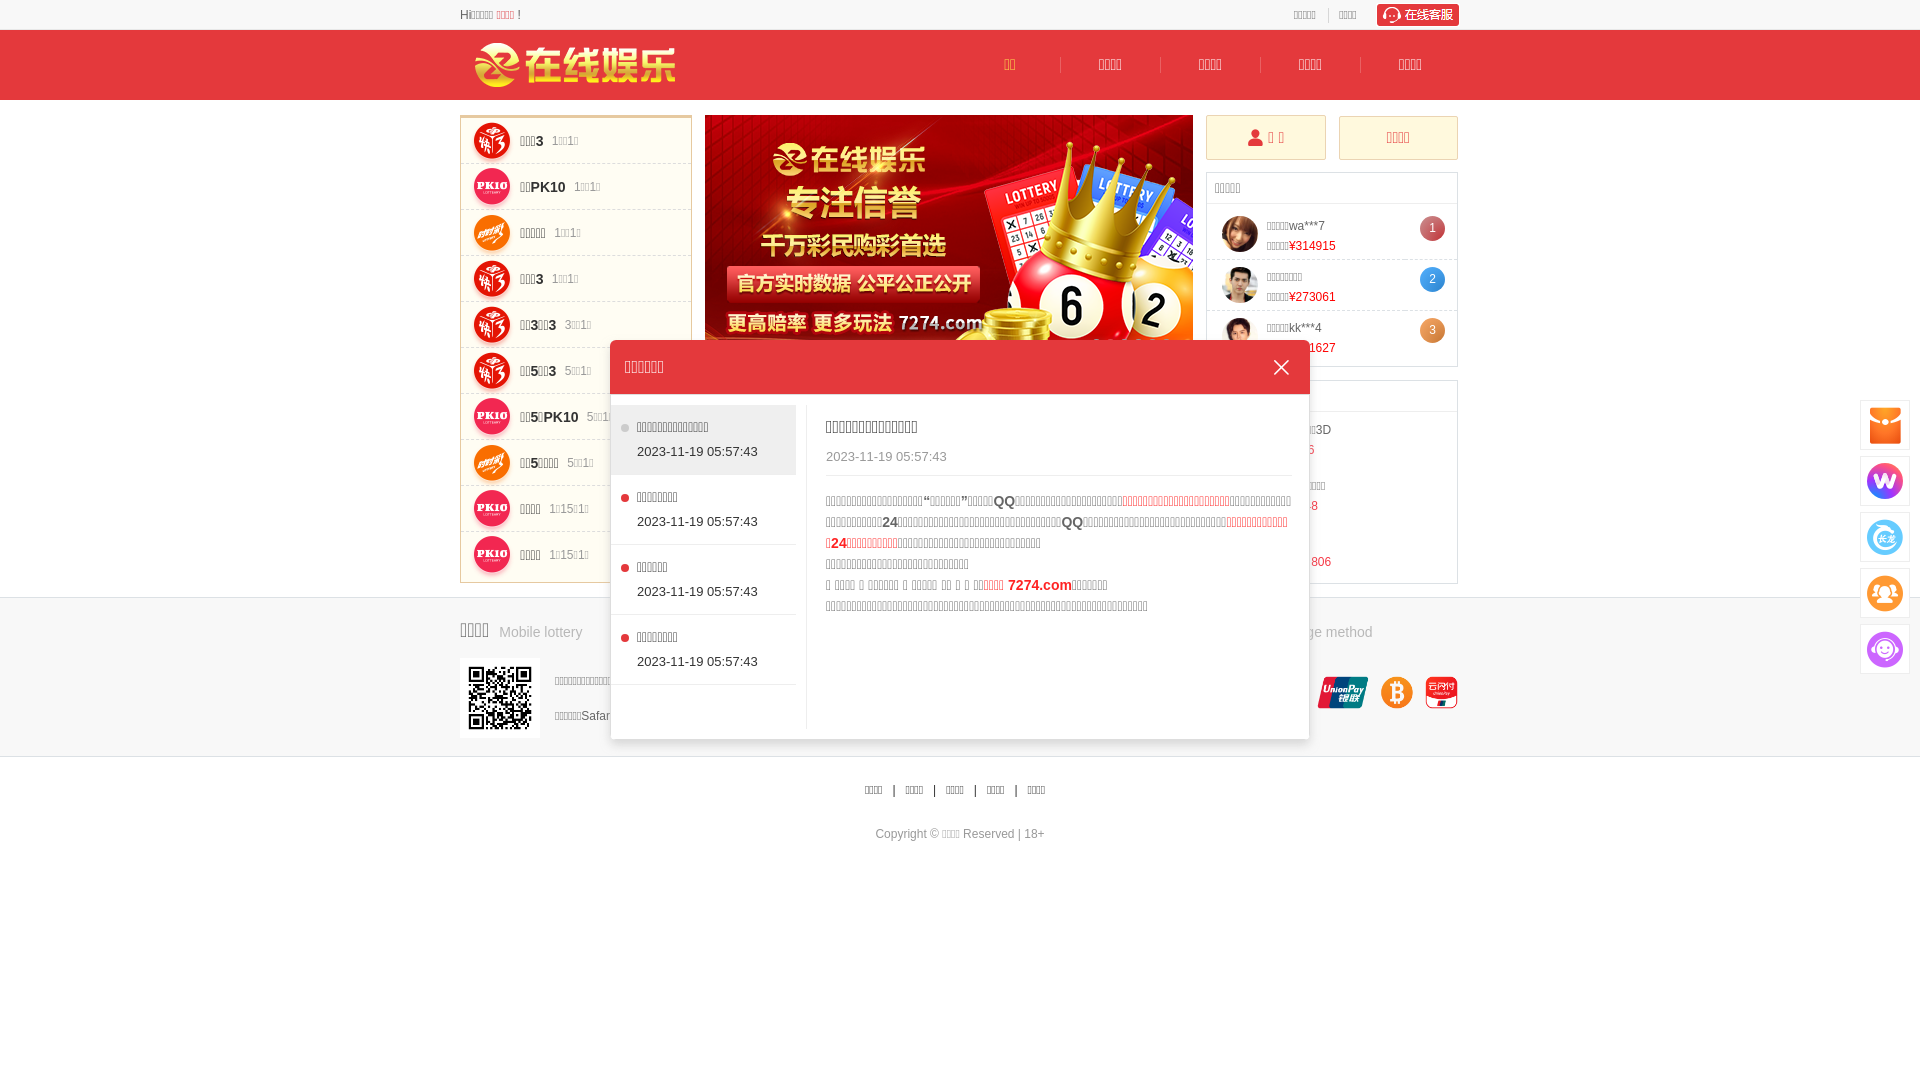 This screenshot has width=1920, height=1080. Describe the element at coordinates (892, 789) in the screenshot. I see `'|'` at that location.